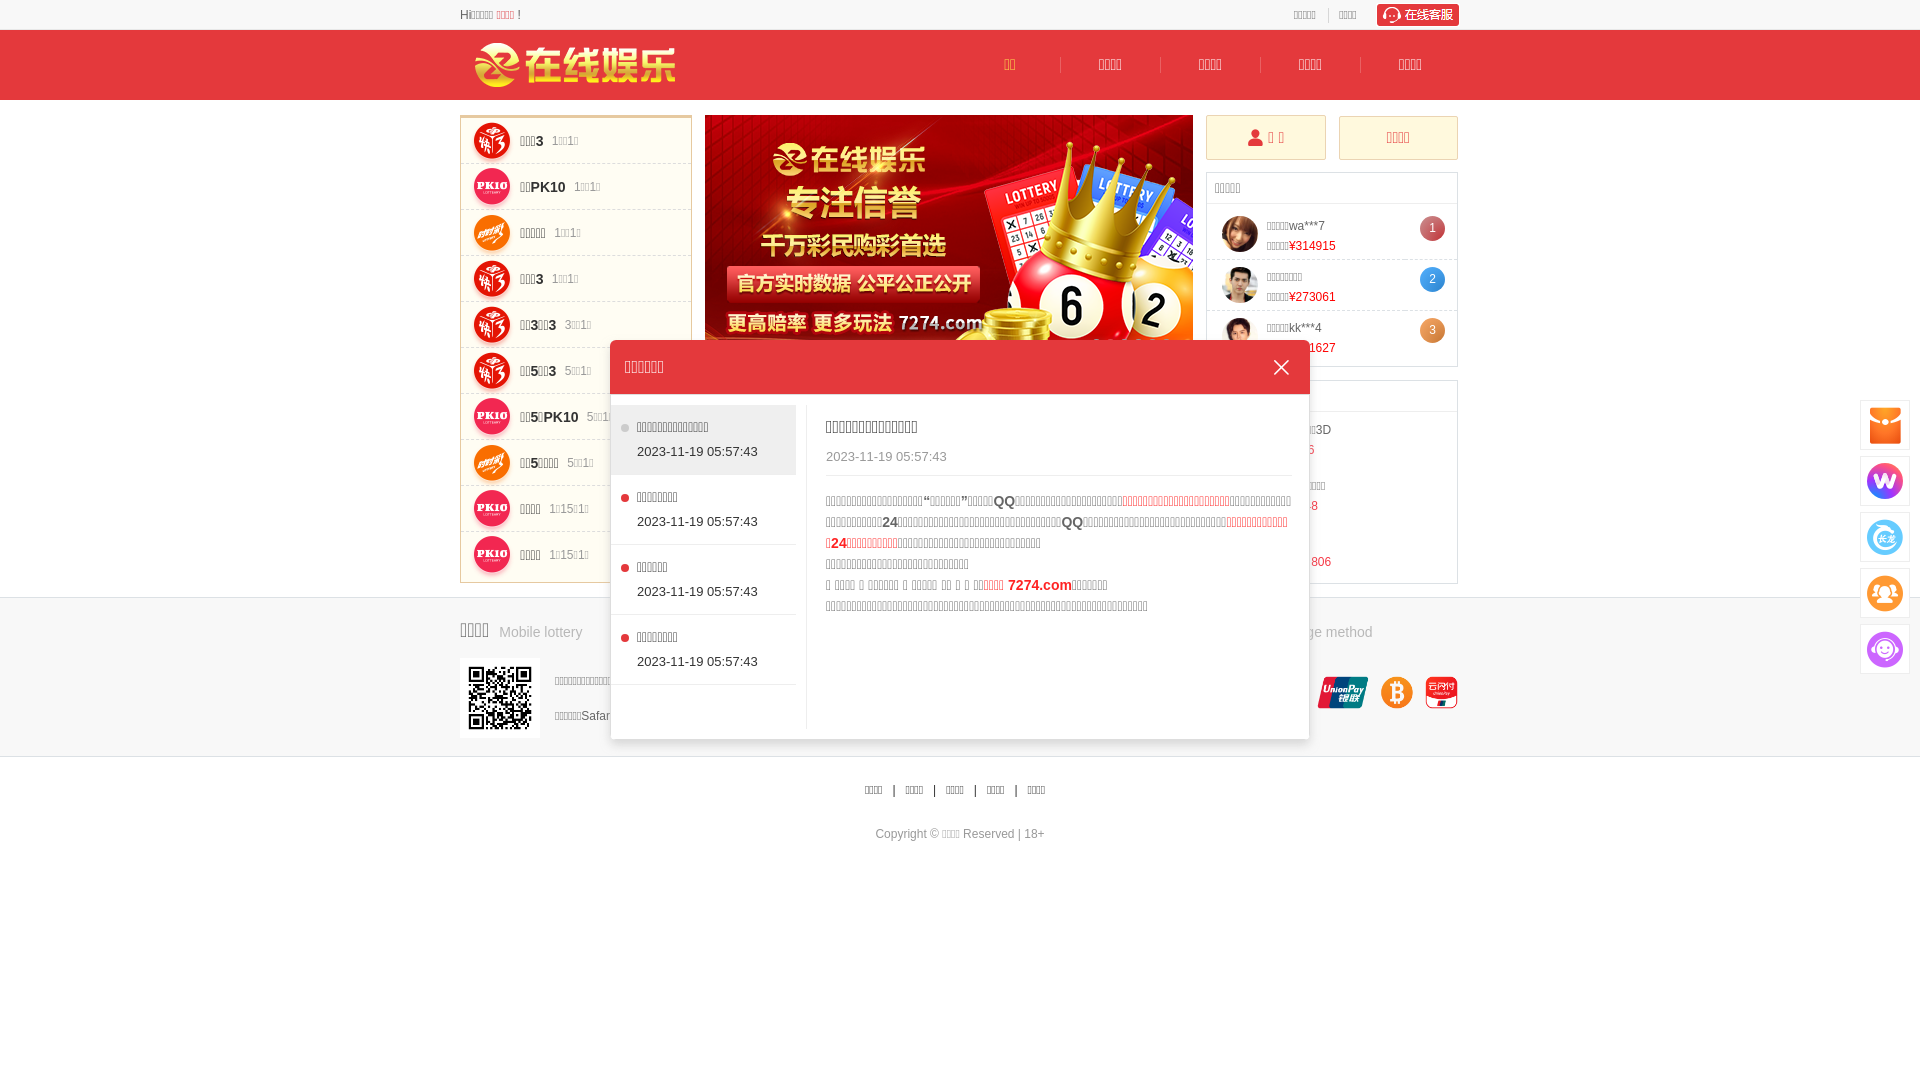 This screenshot has width=1920, height=1080. Describe the element at coordinates (892, 789) in the screenshot. I see `'|'` at that location.